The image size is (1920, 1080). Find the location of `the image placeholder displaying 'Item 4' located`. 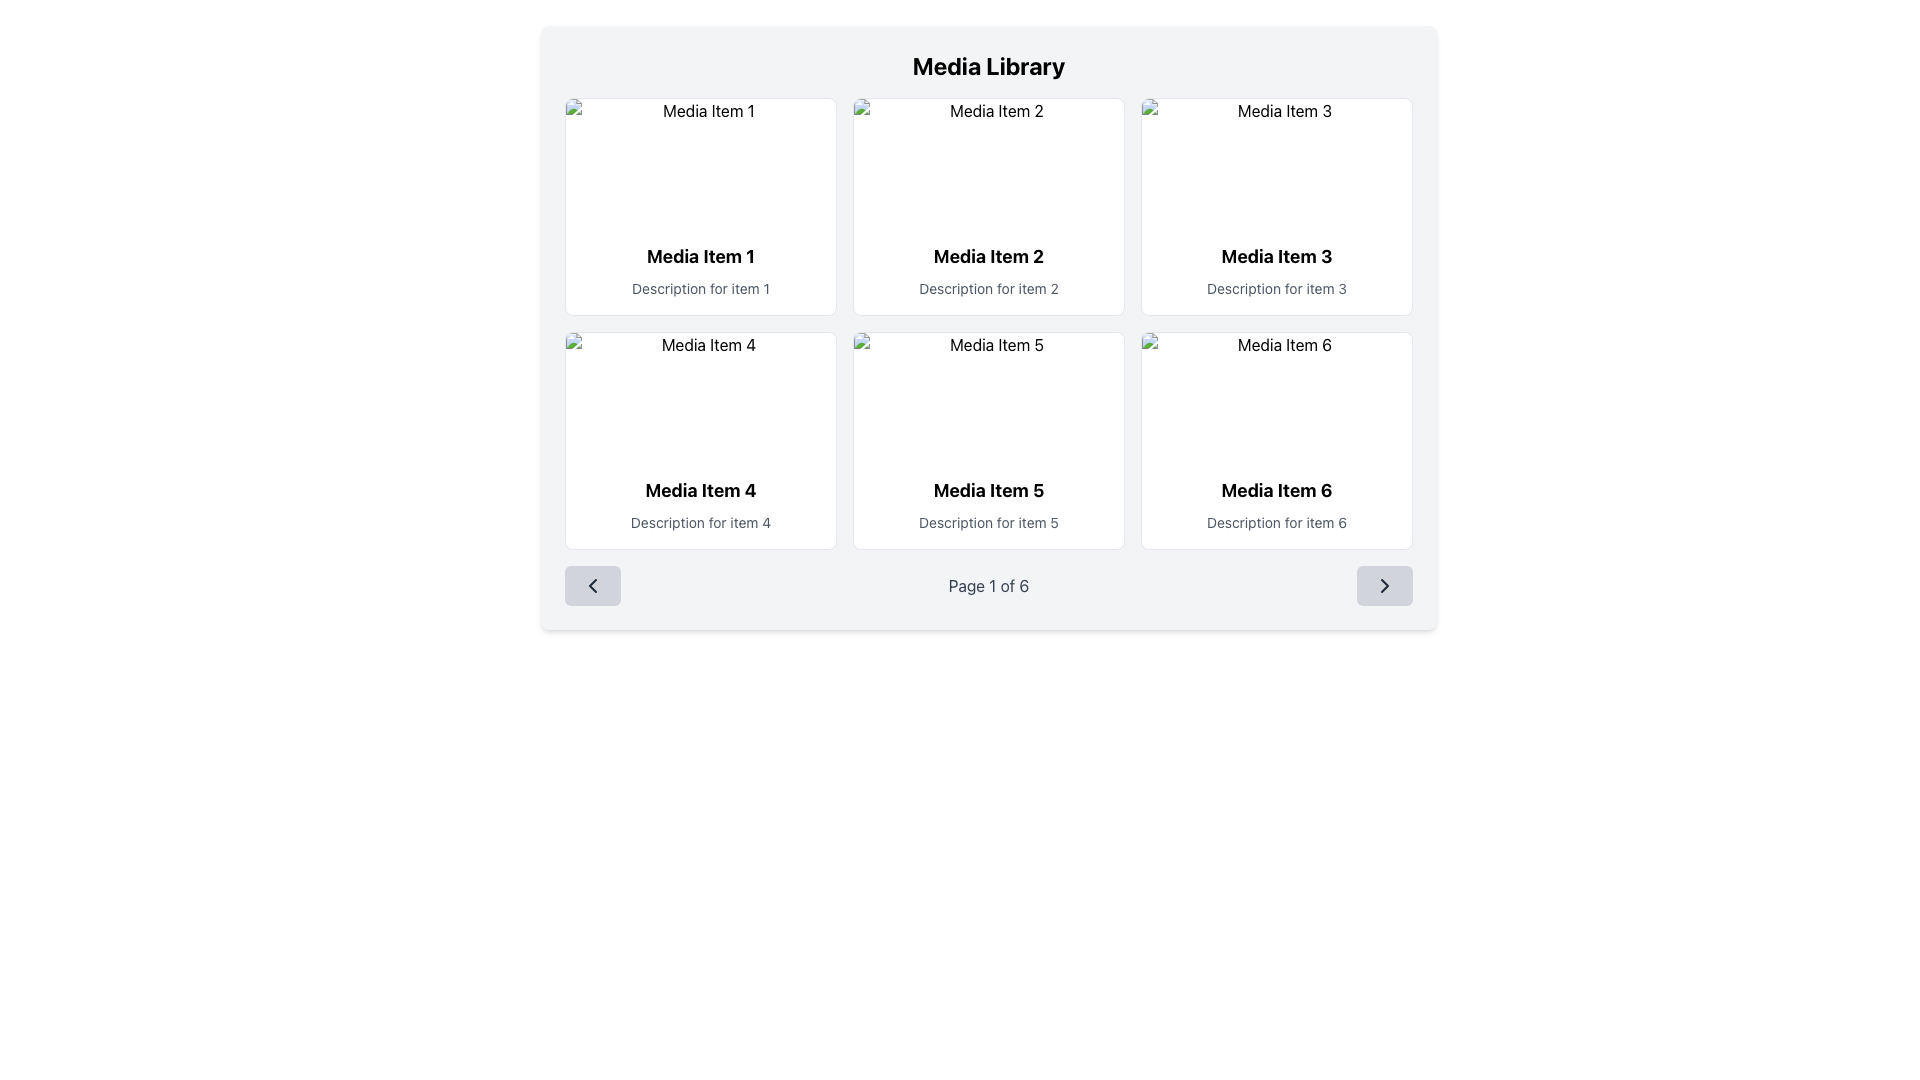

the image placeholder displaying 'Item 4' located is located at coordinates (700, 397).